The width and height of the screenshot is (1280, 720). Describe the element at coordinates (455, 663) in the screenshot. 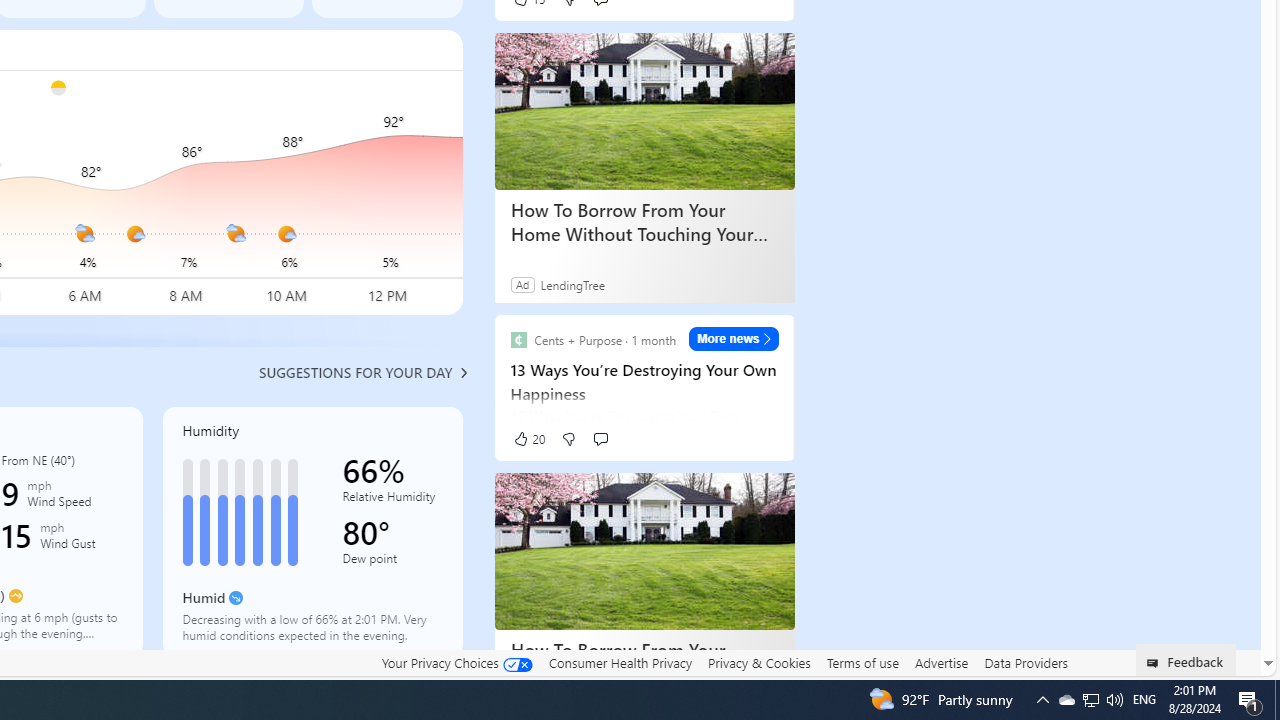

I see `'Your Privacy Choices'` at that location.